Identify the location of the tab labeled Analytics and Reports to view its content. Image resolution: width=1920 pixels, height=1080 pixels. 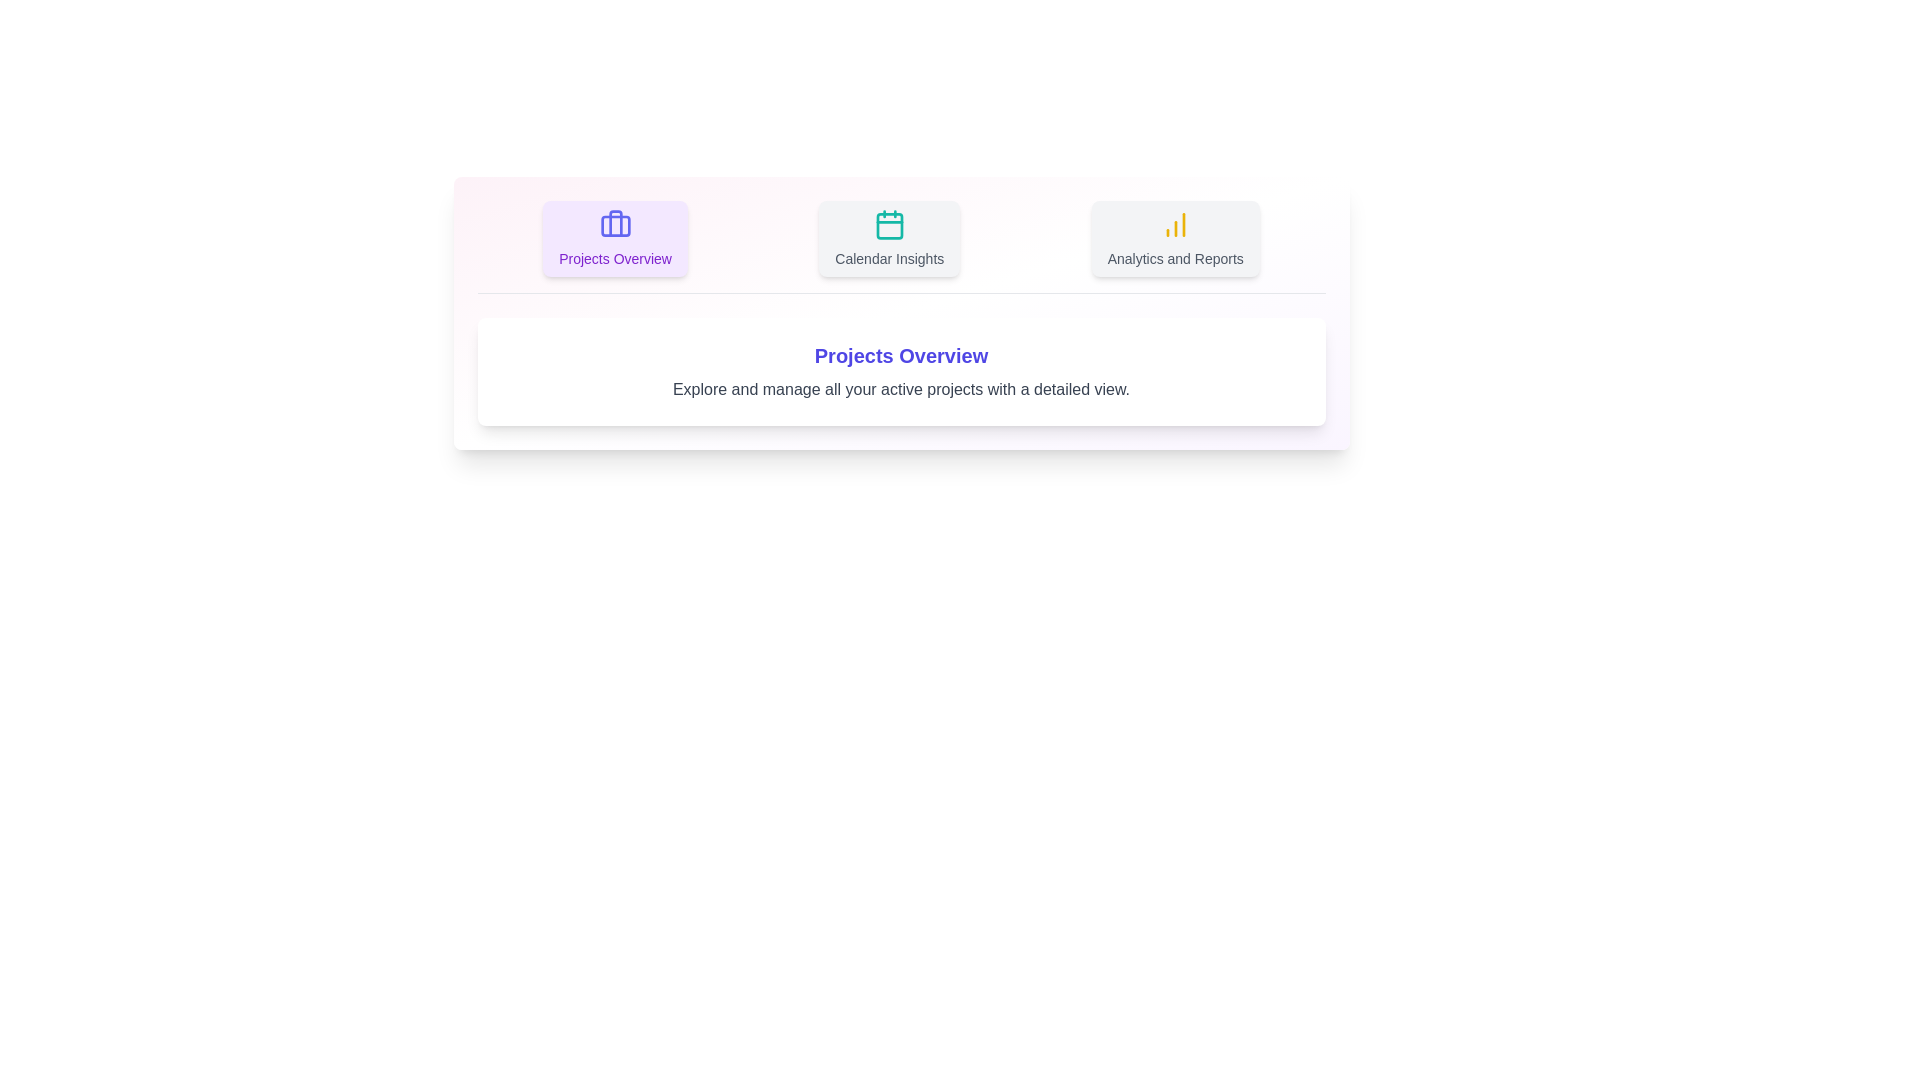
(1175, 238).